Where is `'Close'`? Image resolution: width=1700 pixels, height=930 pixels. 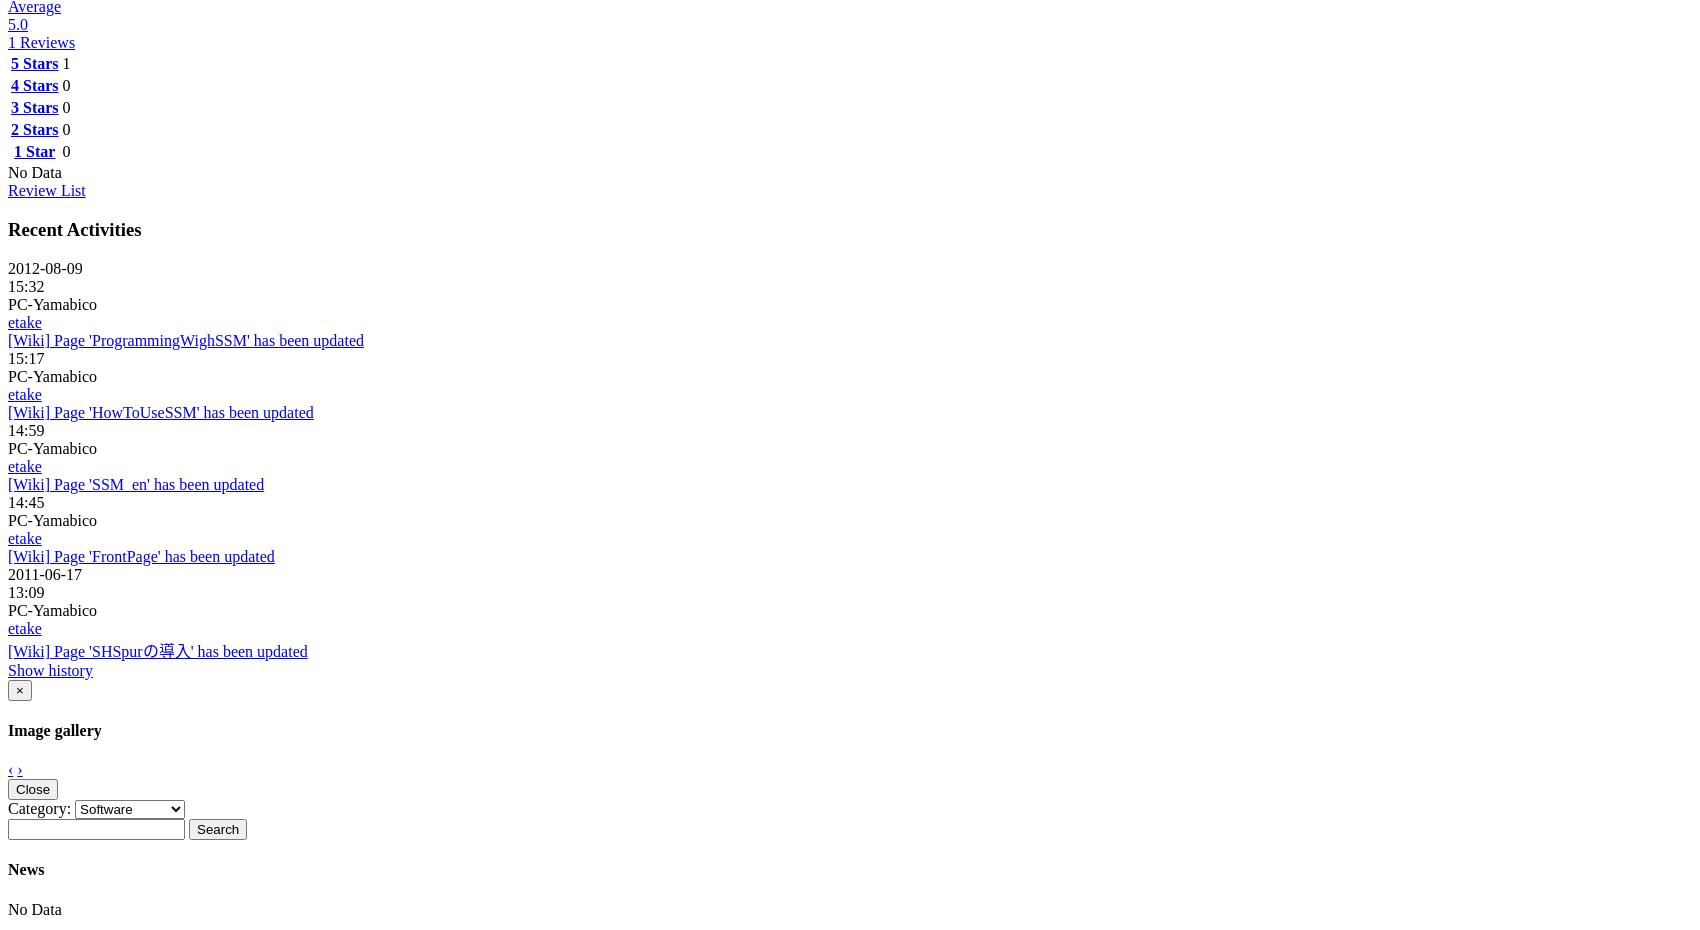
'Close' is located at coordinates (15, 788).